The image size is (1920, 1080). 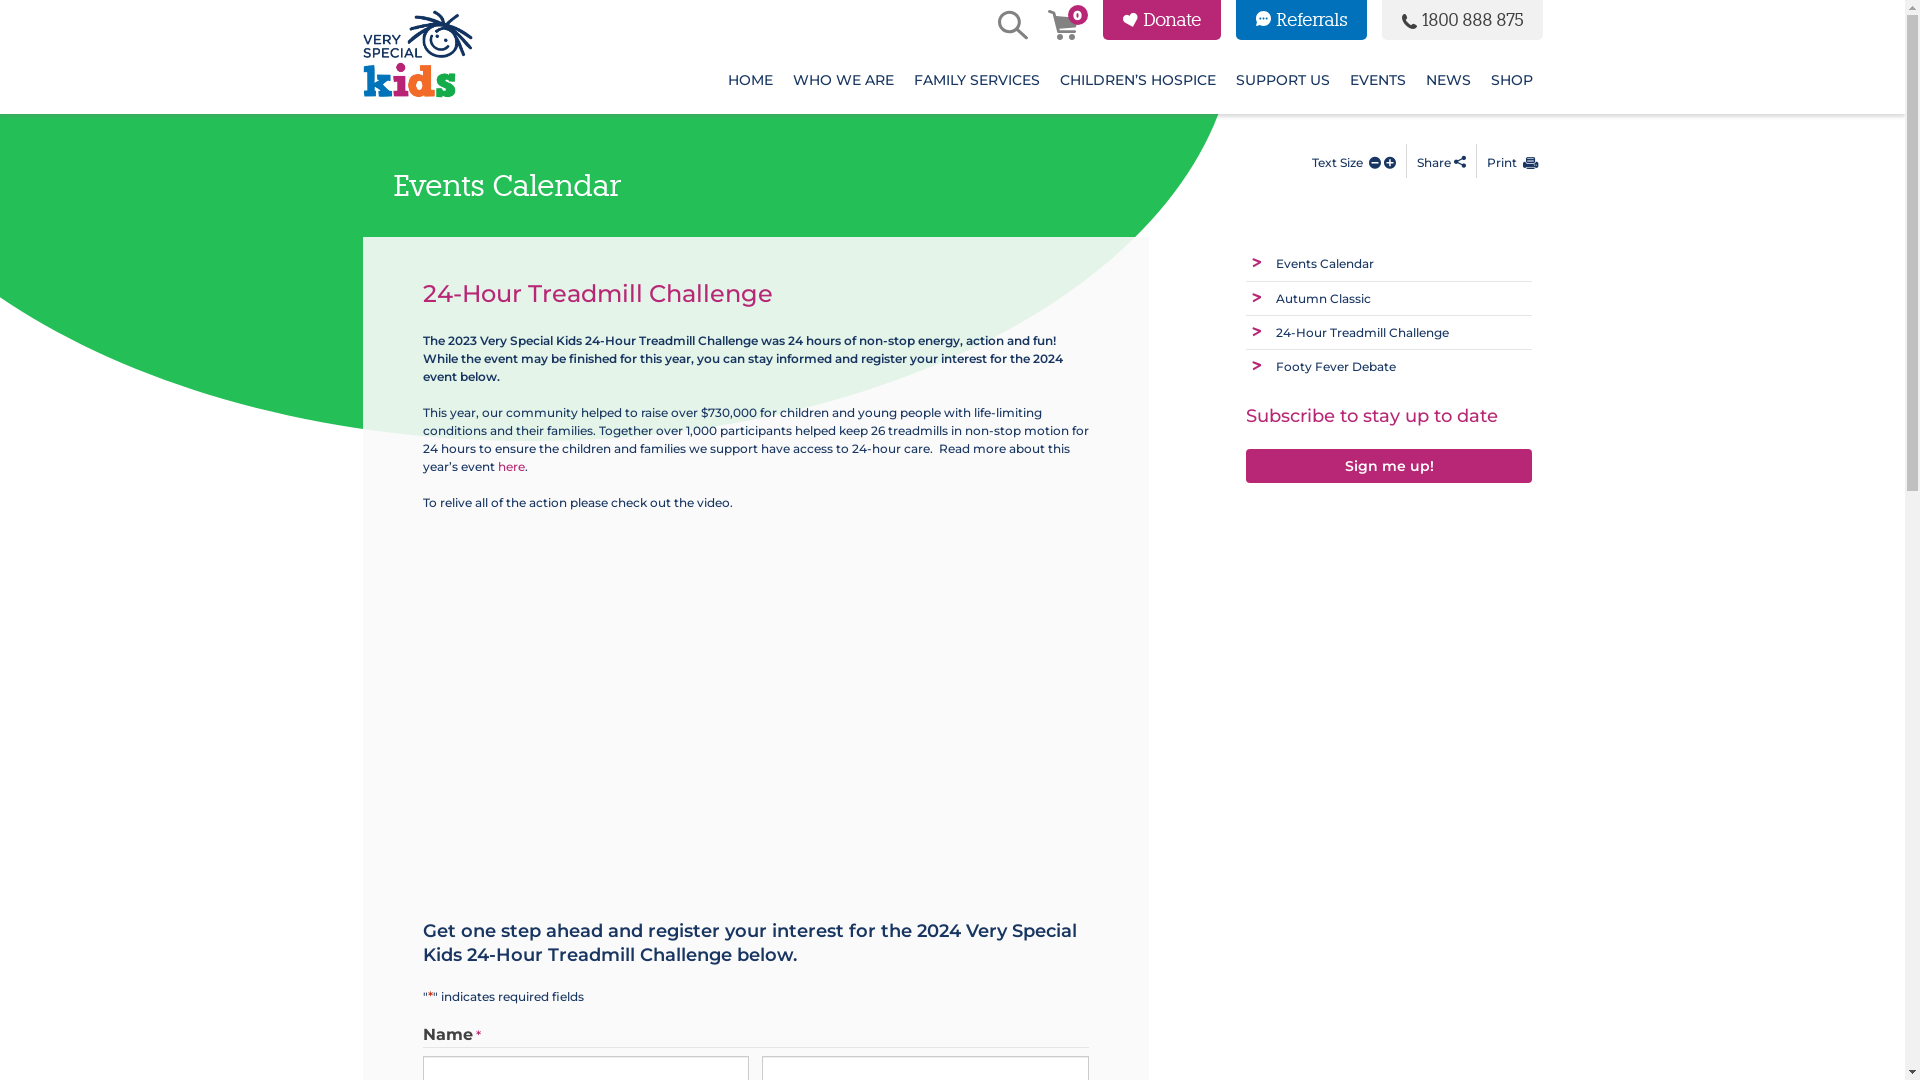 What do you see at coordinates (1282, 79) in the screenshot?
I see `'SUPPORT US'` at bounding box center [1282, 79].